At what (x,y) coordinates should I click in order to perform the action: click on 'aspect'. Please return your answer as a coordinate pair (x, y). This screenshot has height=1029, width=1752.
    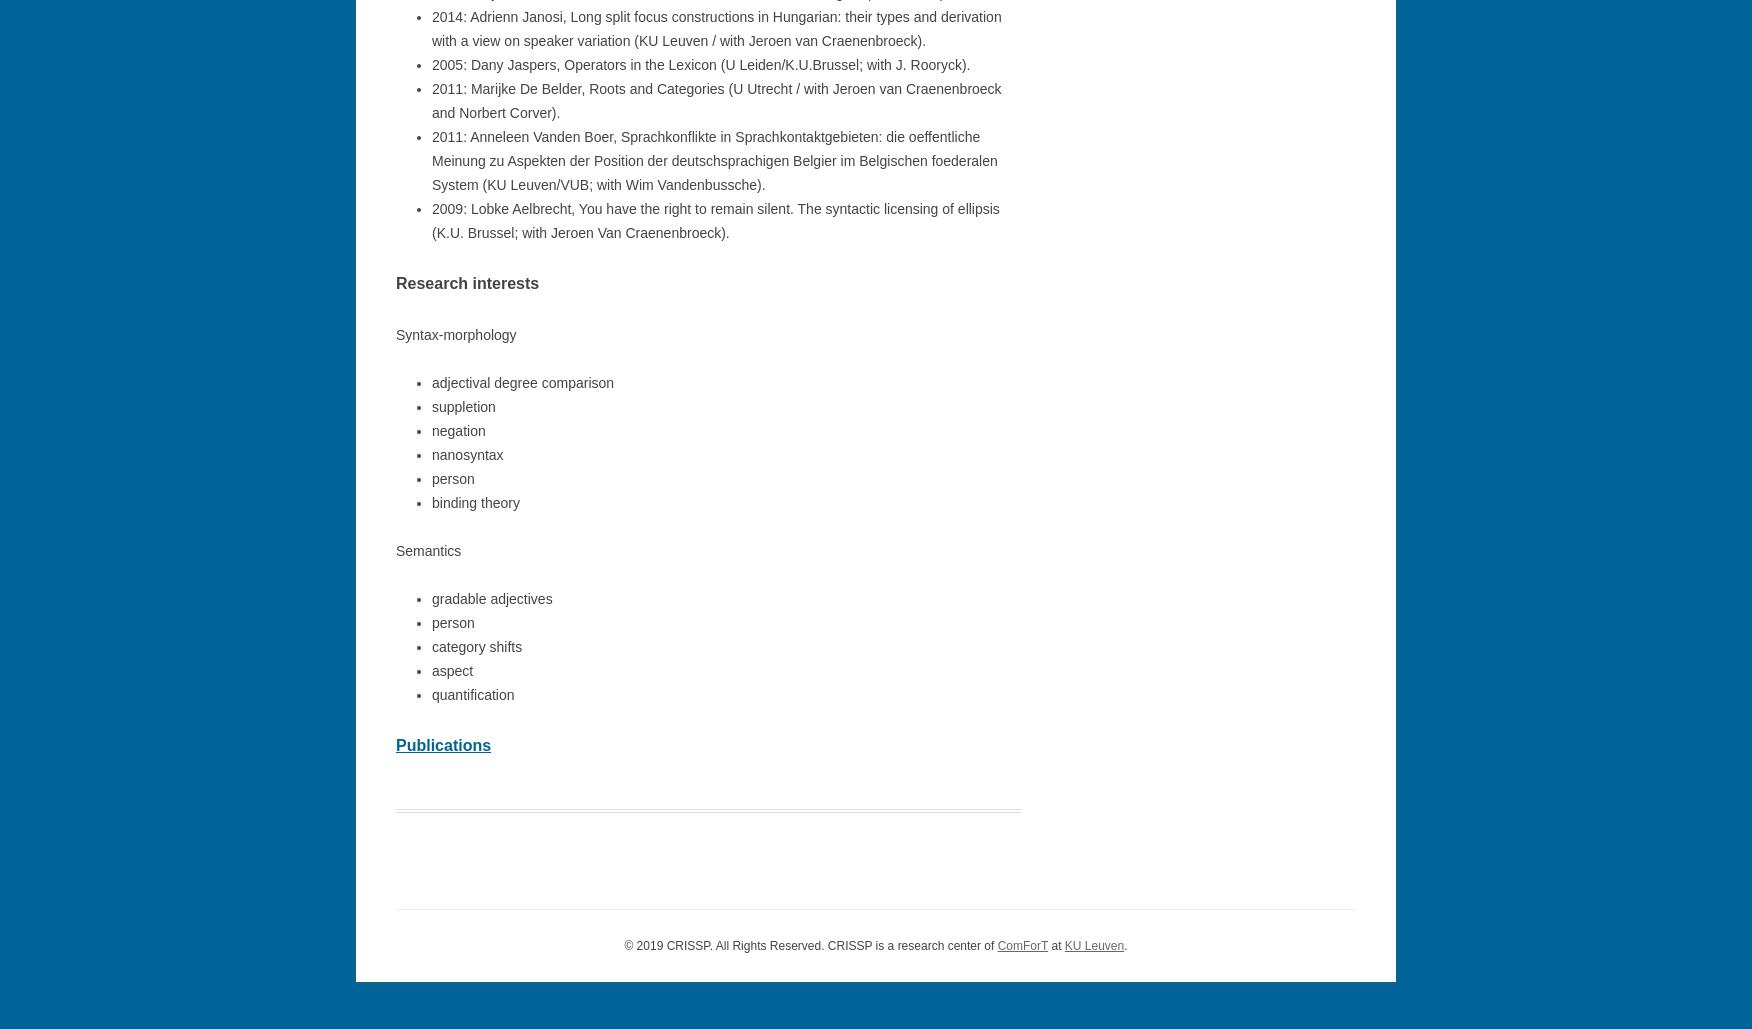
    Looking at the image, I should click on (431, 668).